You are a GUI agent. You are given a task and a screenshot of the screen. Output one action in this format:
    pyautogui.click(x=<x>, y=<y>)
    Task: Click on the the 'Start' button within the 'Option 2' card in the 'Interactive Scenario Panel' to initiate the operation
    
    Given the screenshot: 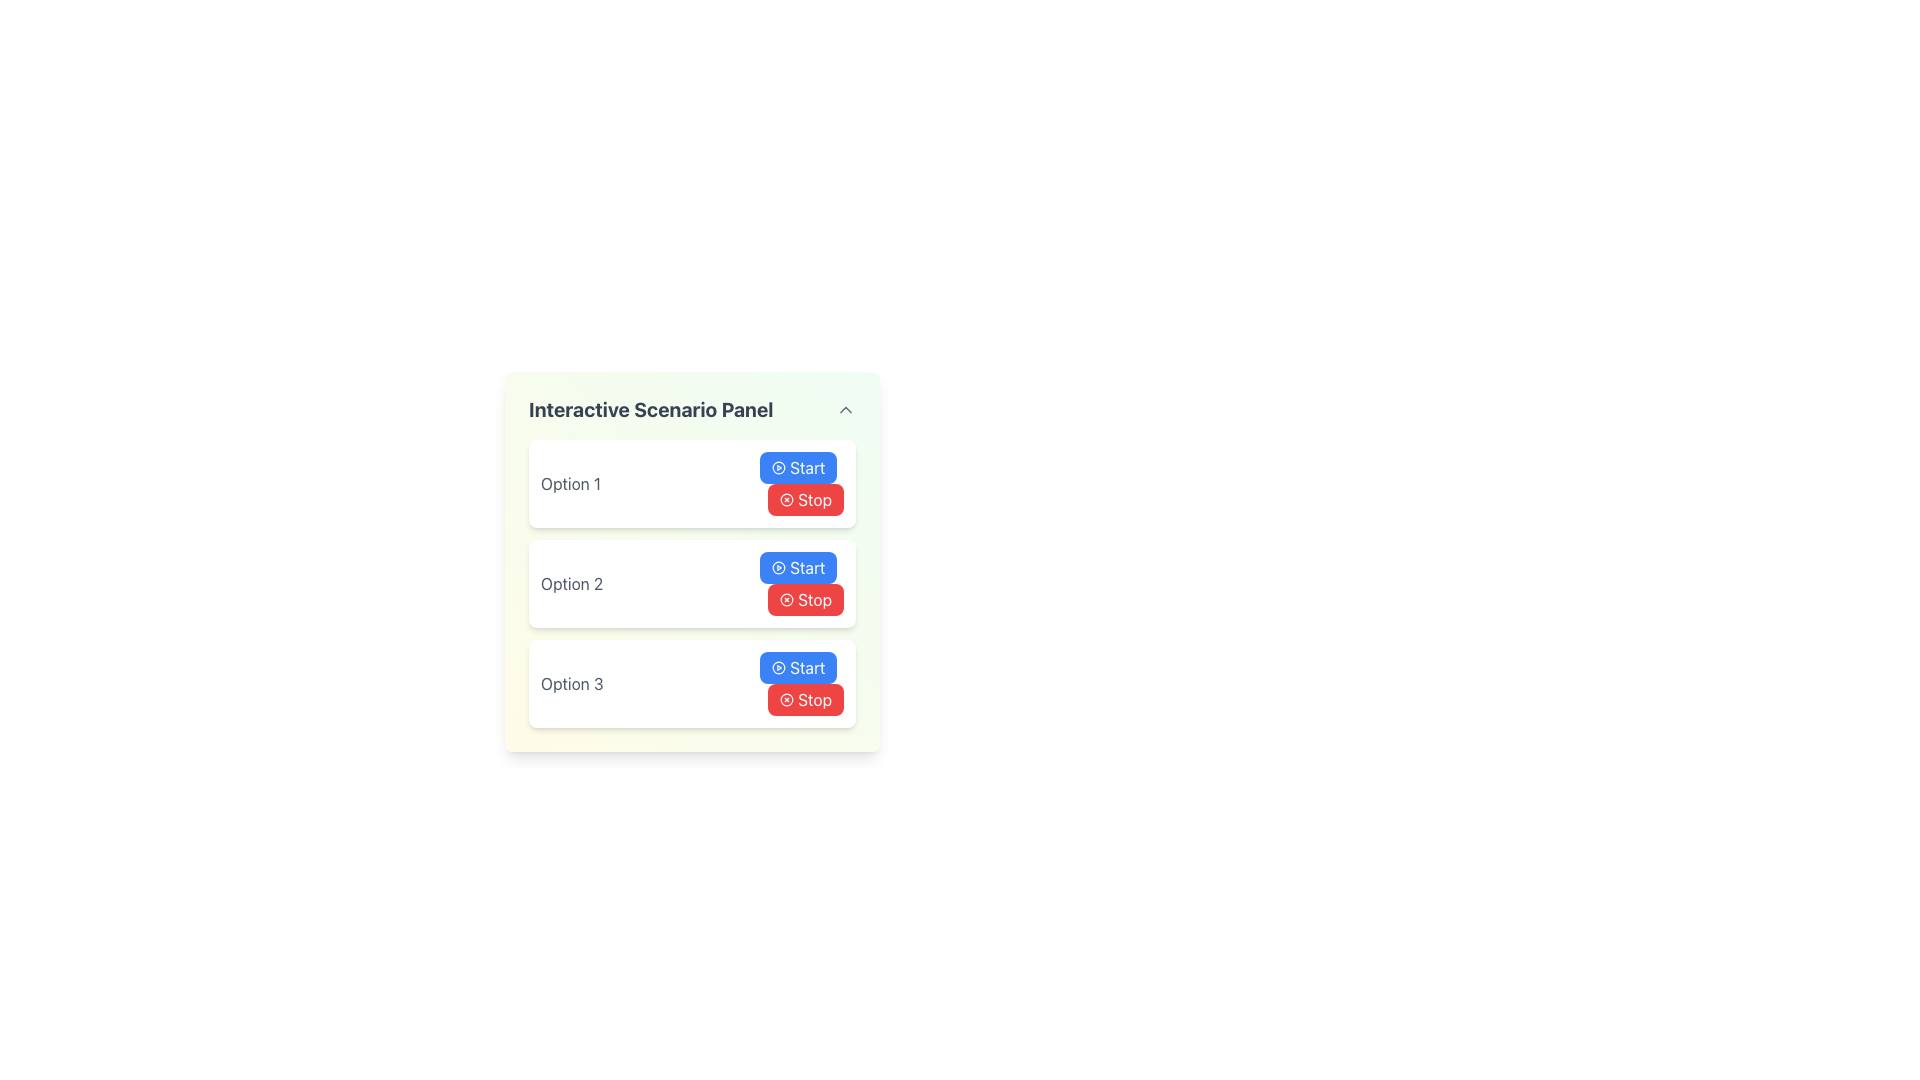 What is the action you would take?
    pyautogui.click(x=801, y=583)
    